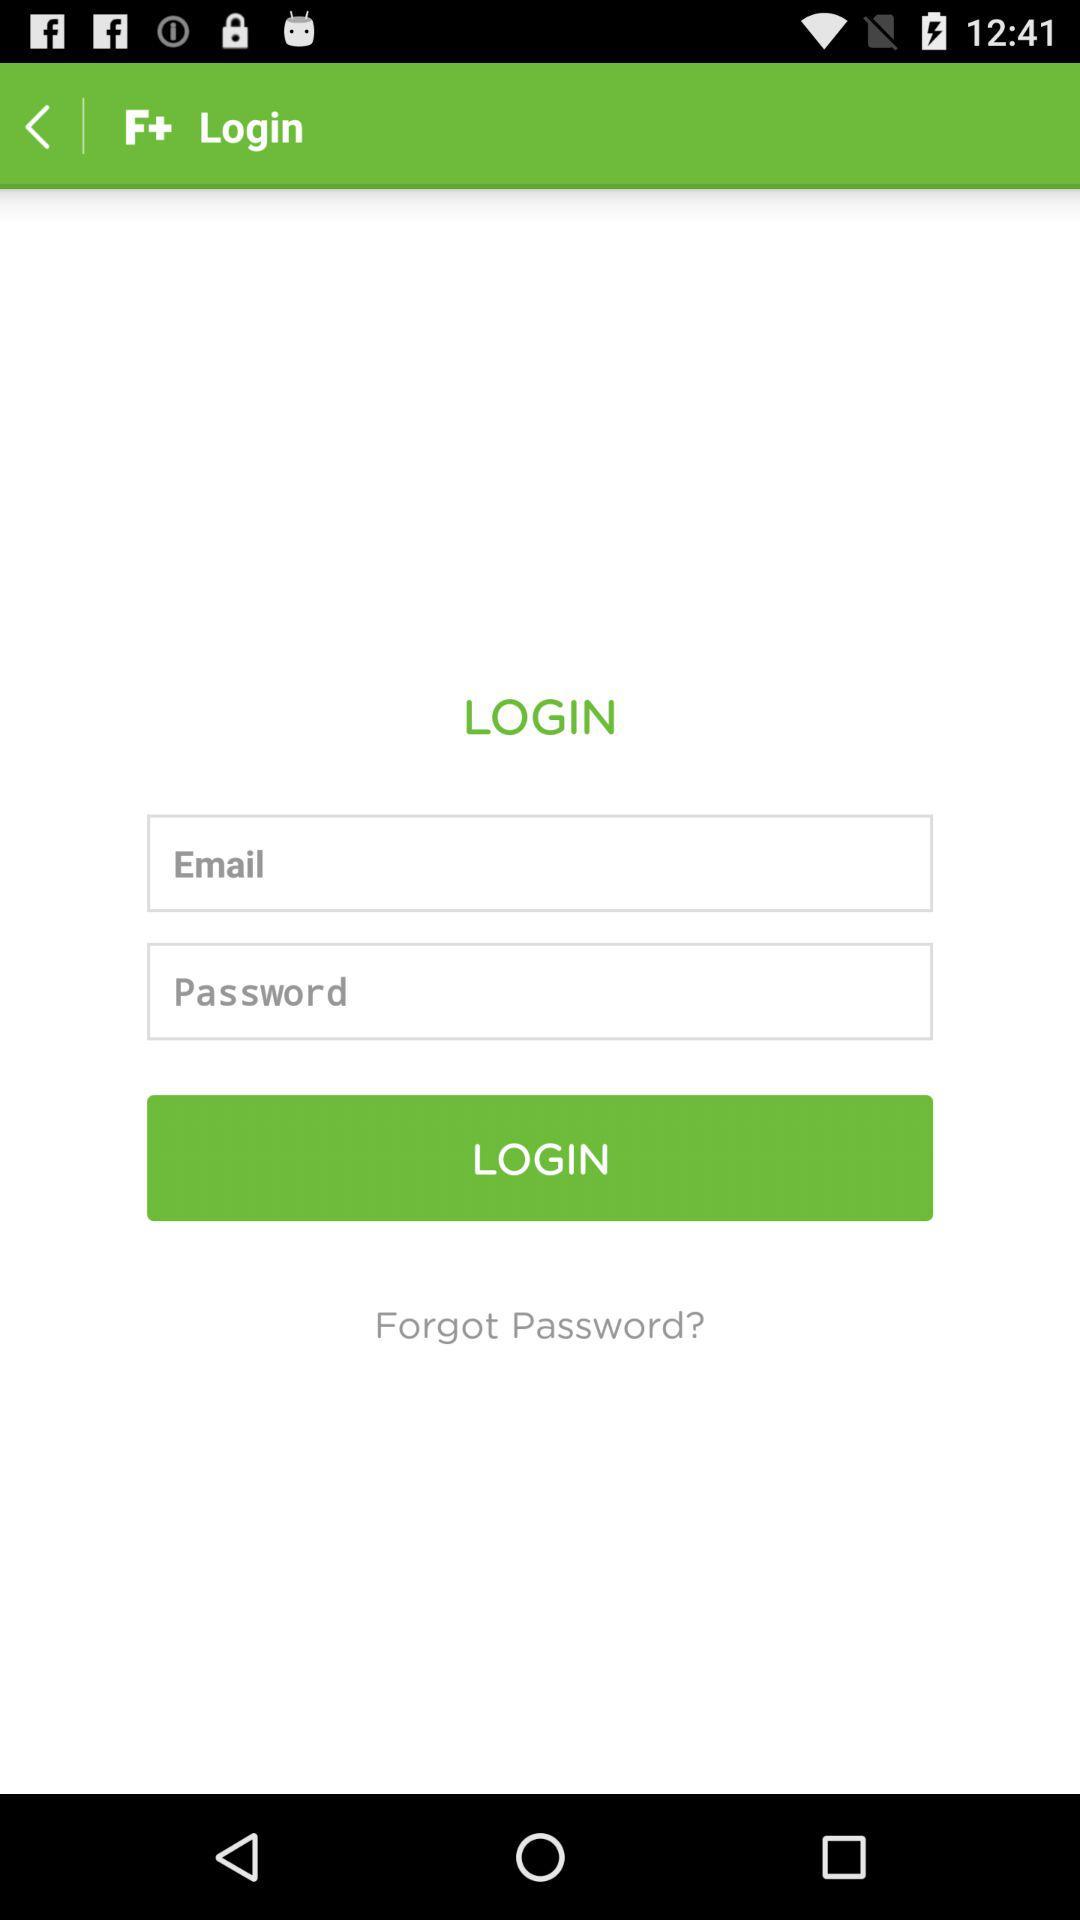 This screenshot has height=1920, width=1080. I want to click on the item at the bottom, so click(538, 1323).